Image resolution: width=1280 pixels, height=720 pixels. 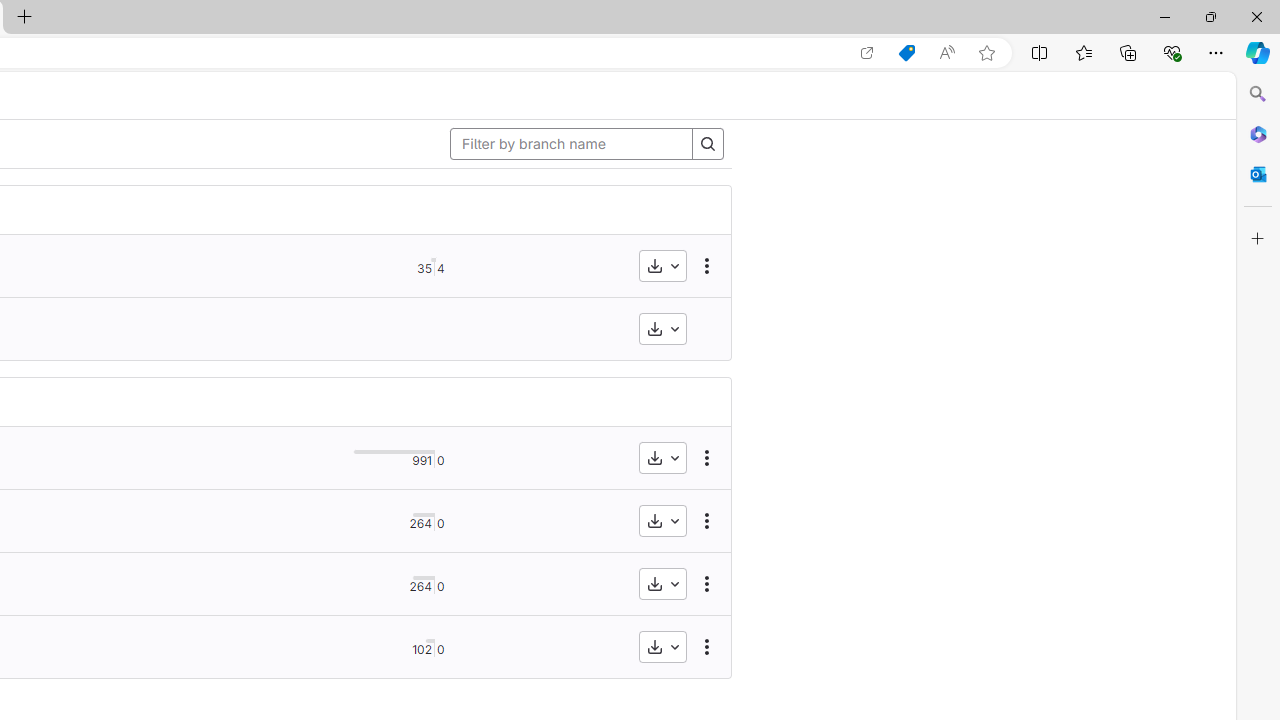 I want to click on 'Read aloud this page (Ctrl+Shift+U)', so click(x=945, y=52).